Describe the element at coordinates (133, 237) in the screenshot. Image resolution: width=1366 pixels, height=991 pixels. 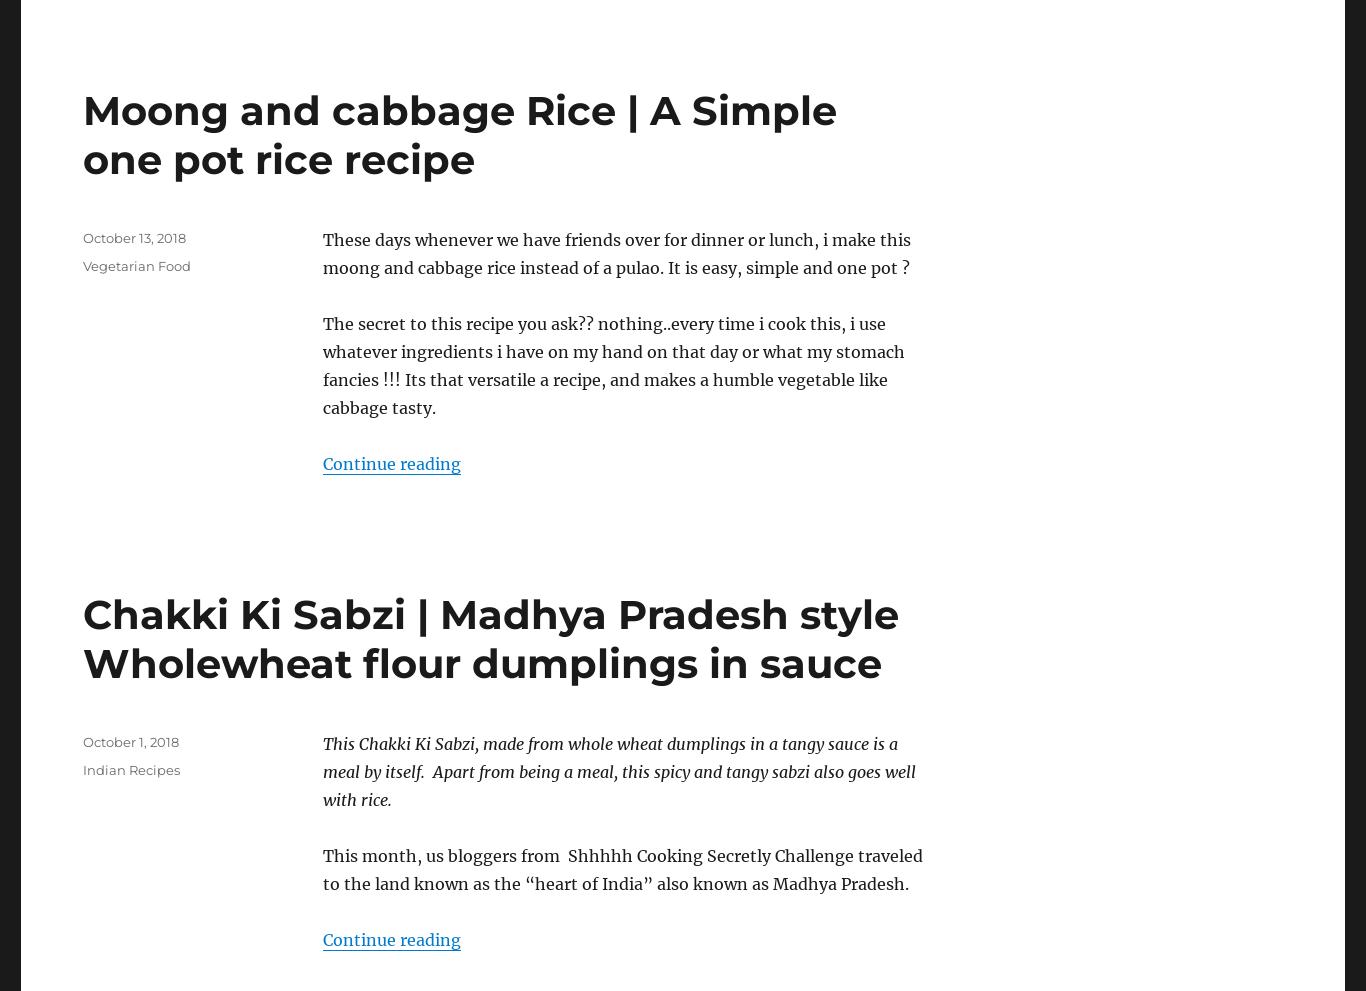
I see `'October 13, 2018'` at that location.